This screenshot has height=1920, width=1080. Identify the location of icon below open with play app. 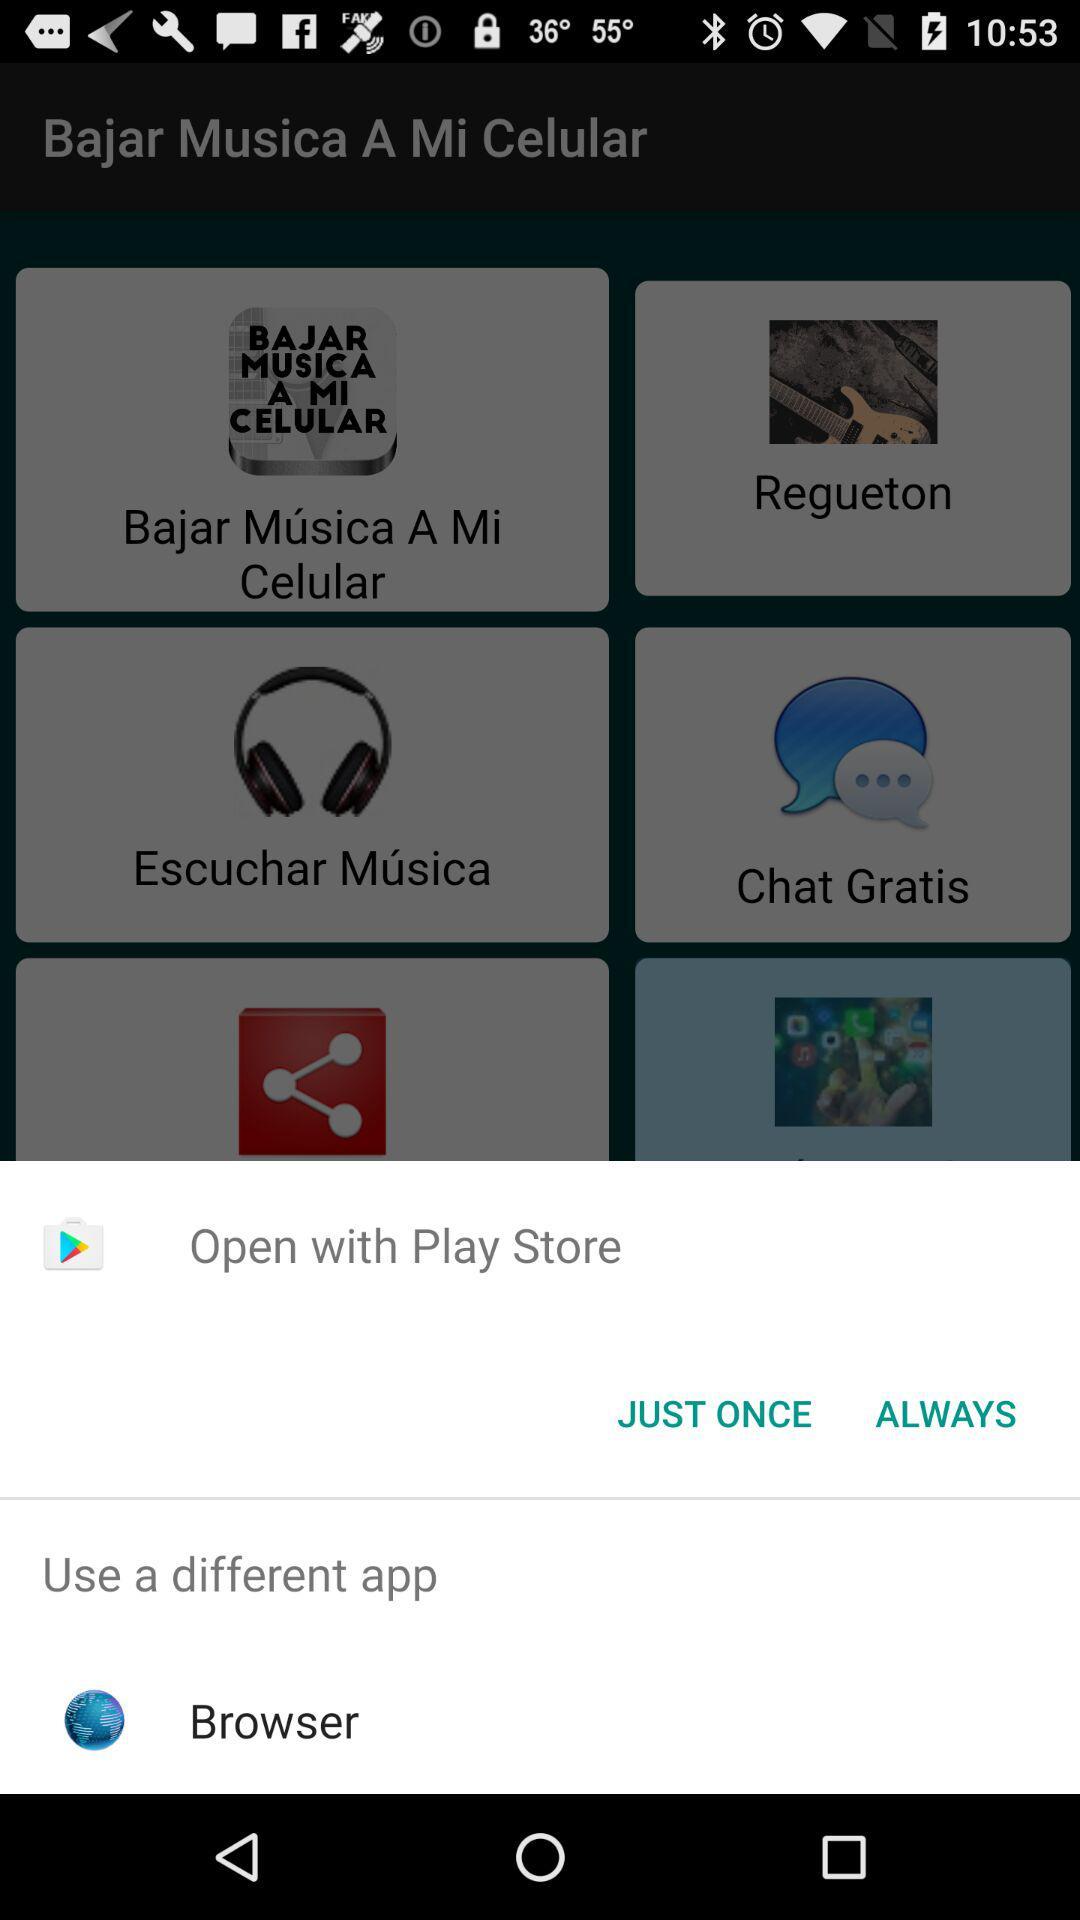
(713, 1411).